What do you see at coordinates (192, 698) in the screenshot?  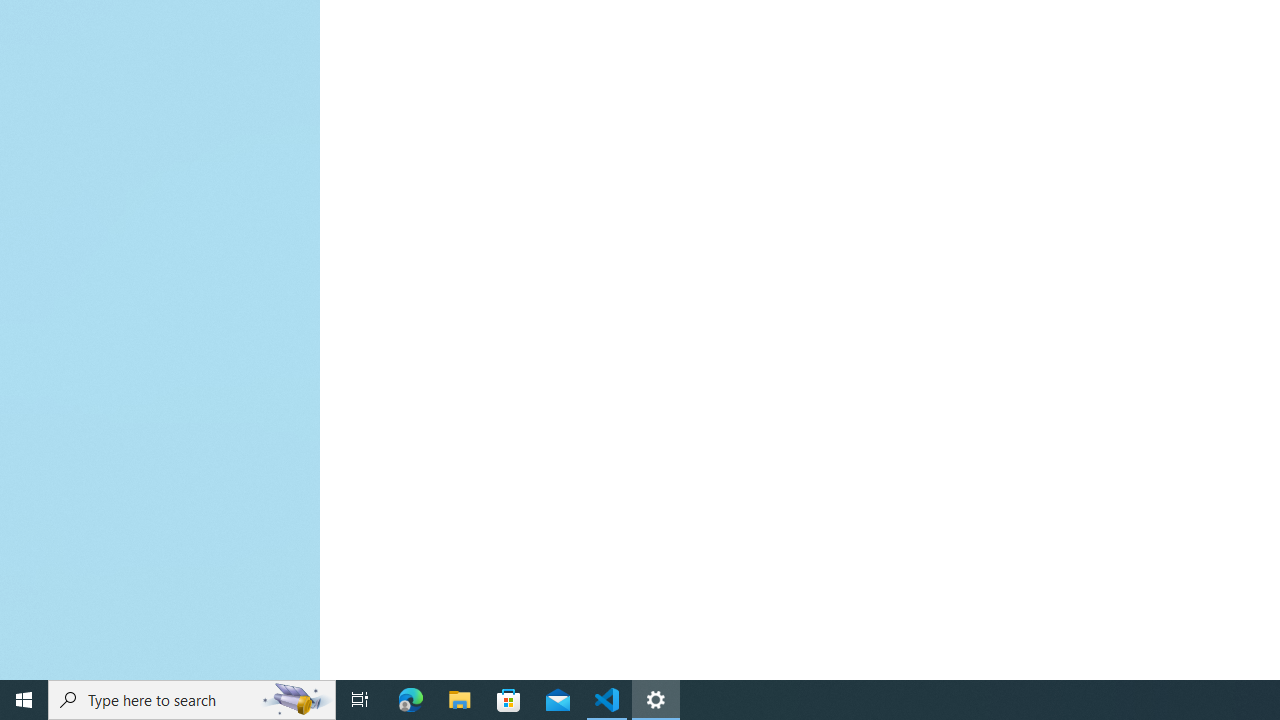 I see `'Type here to search'` at bounding box center [192, 698].